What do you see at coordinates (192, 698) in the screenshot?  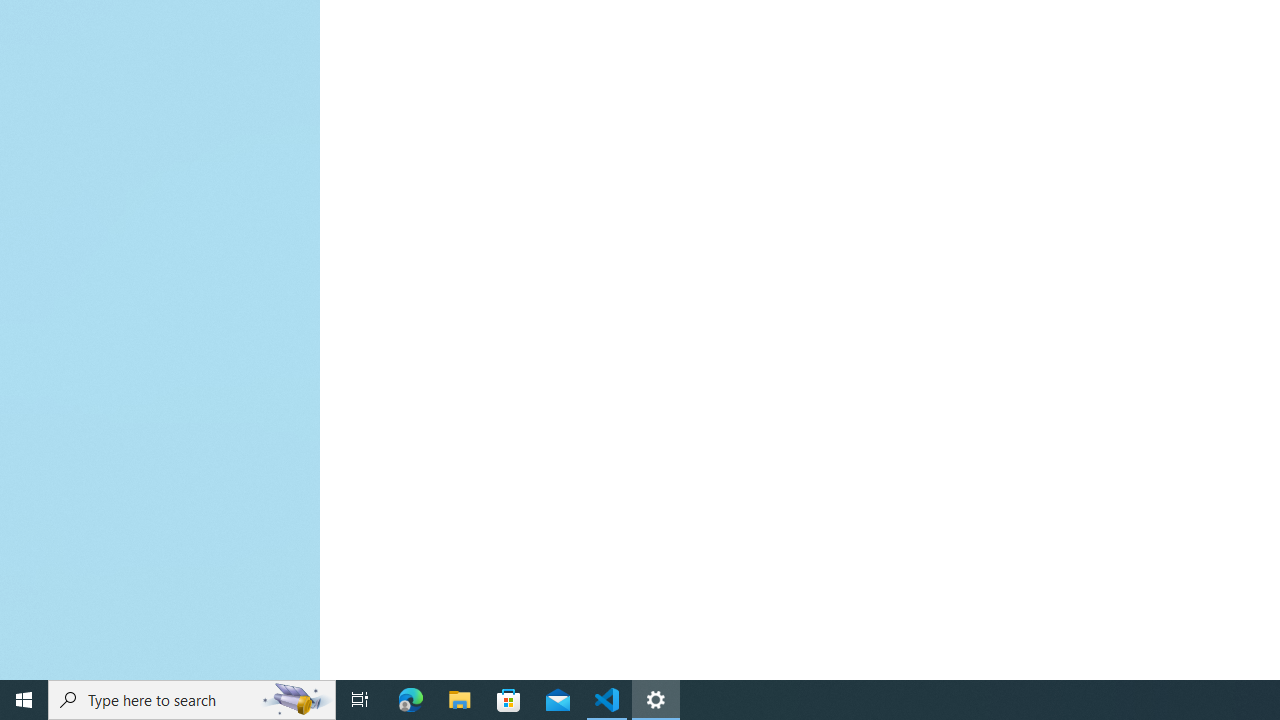 I see `'Type here to search'` at bounding box center [192, 698].